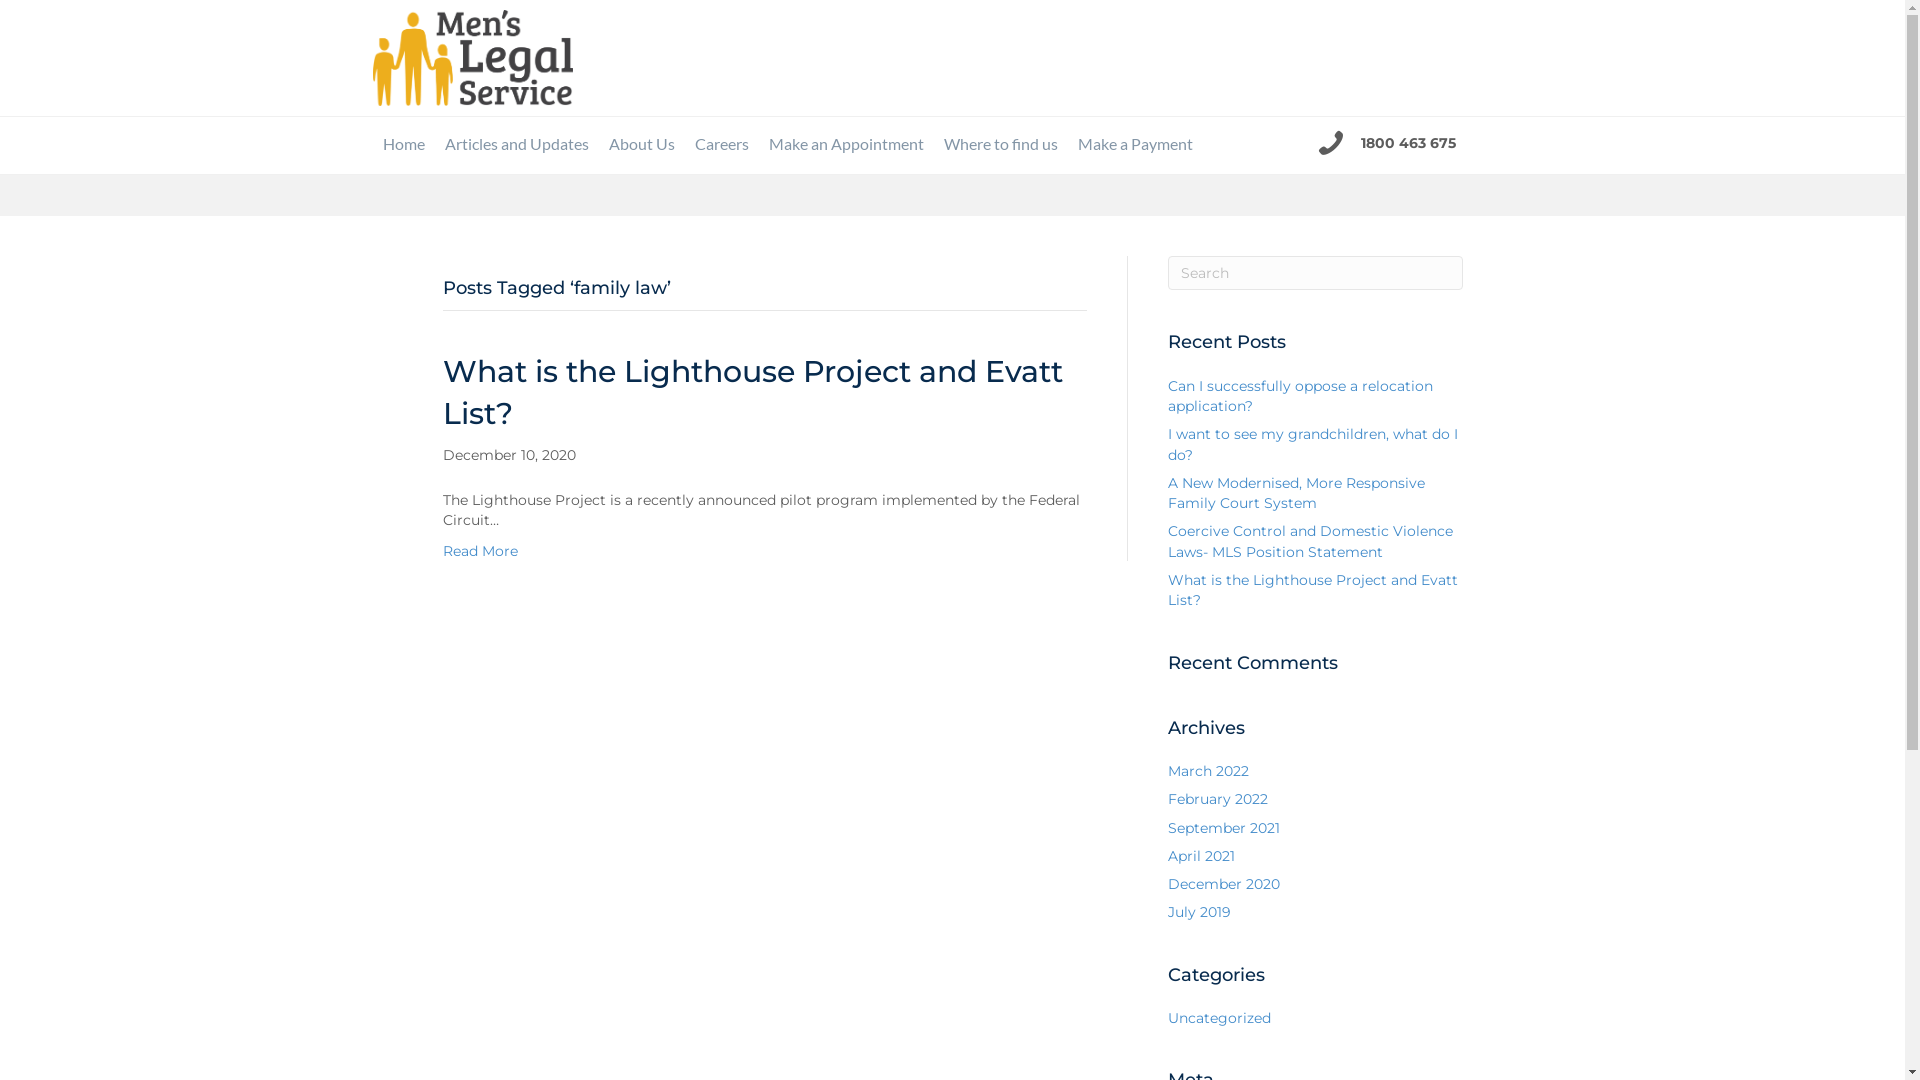  What do you see at coordinates (1360, 141) in the screenshot?
I see `'1800 463 675'` at bounding box center [1360, 141].